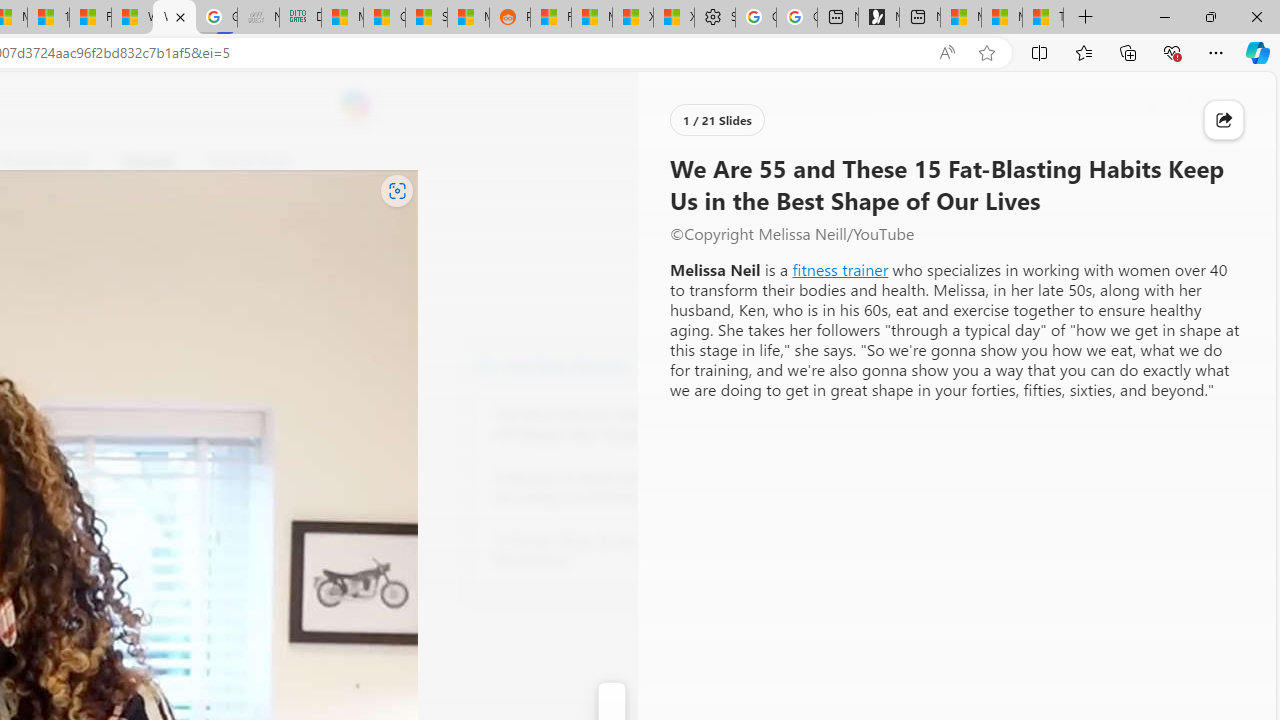 The width and height of the screenshot is (1280, 720). I want to click on 'These 3 Stocks Pay You More Than 5% to Own Them', so click(1042, 17).